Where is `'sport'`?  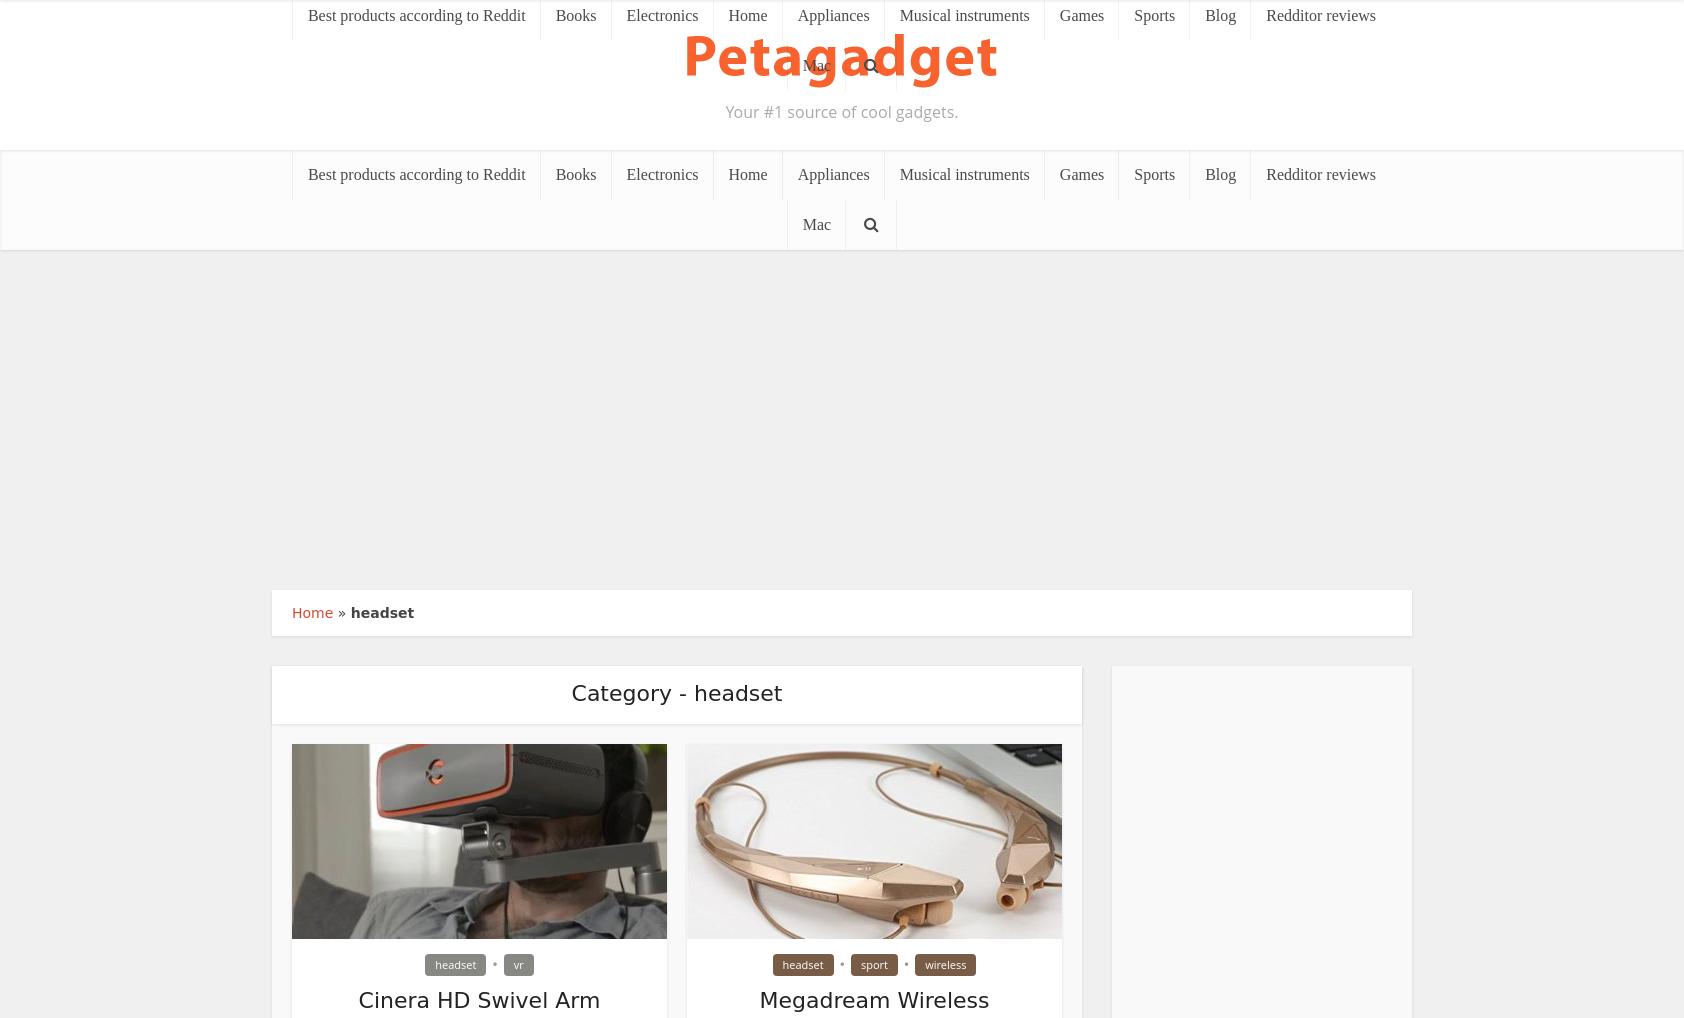 'sport' is located at coordinates (859, 963).